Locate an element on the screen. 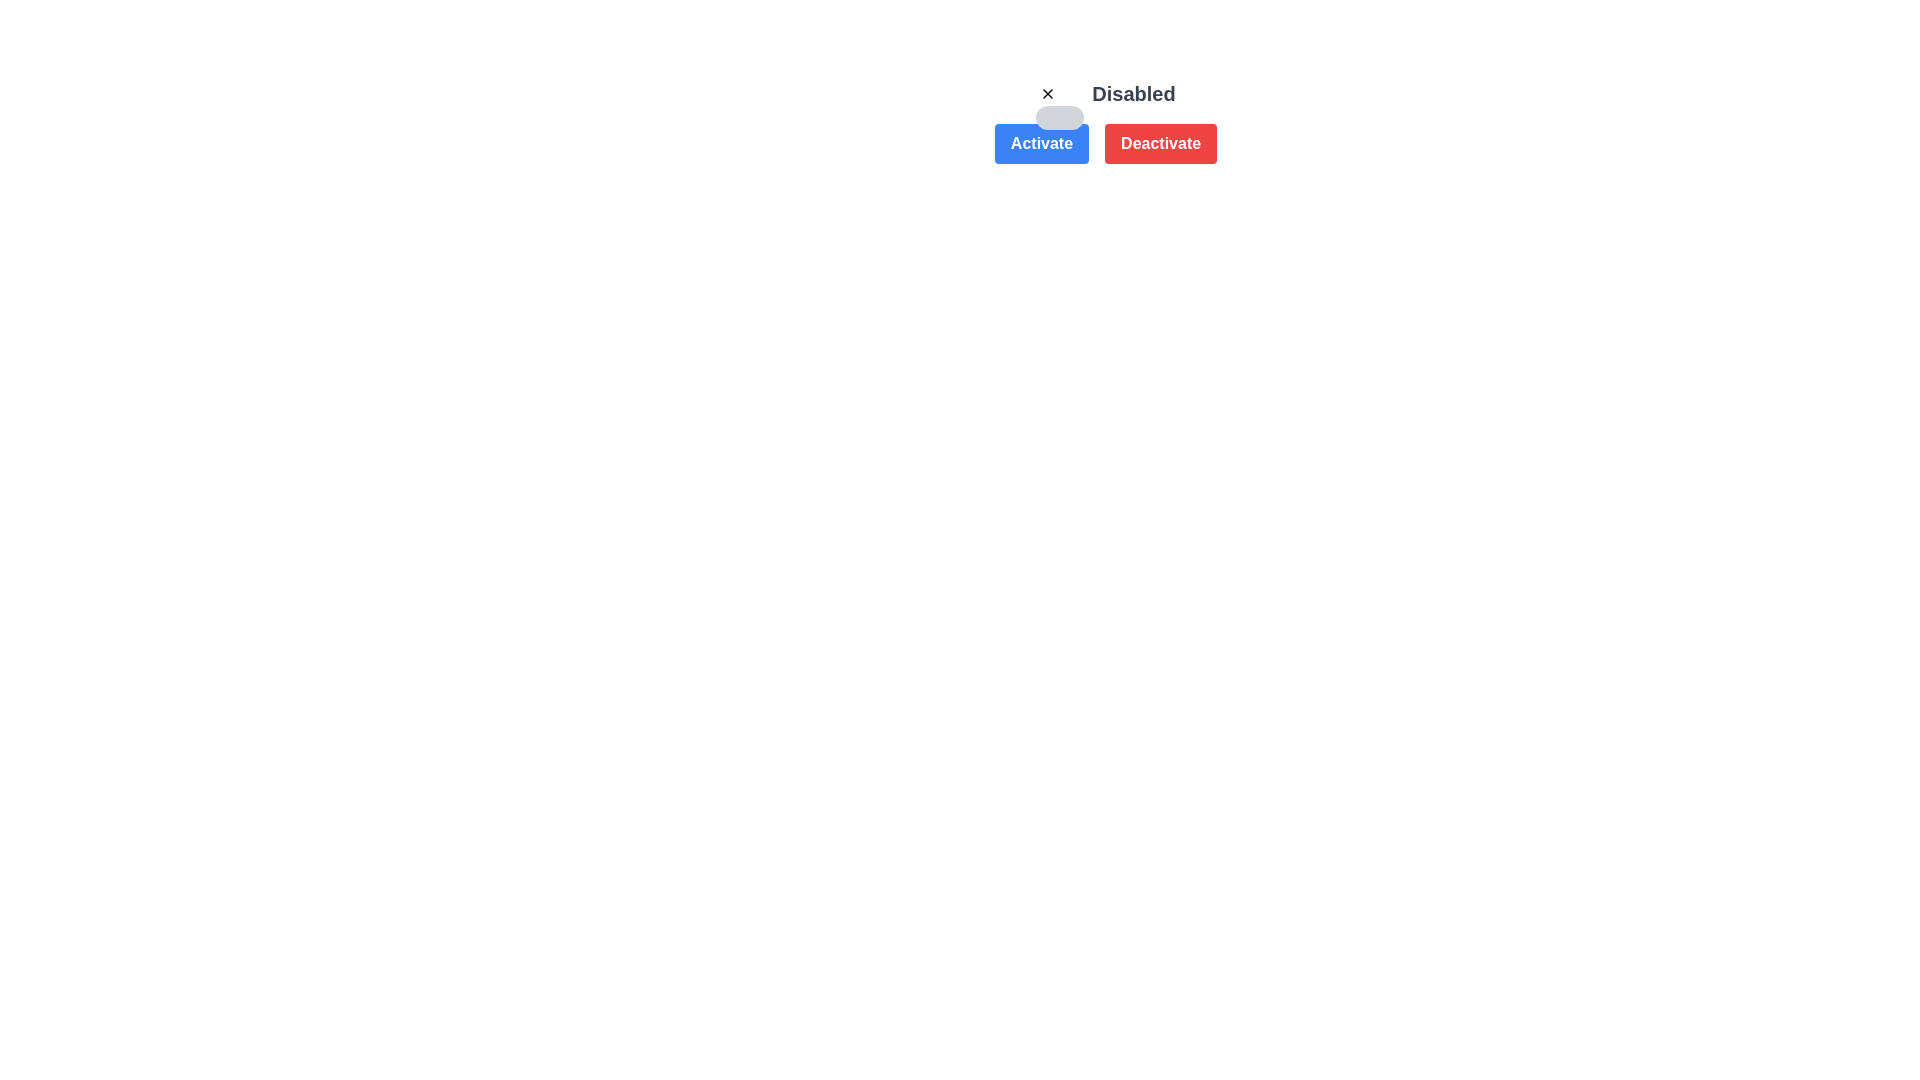 The image size is (1920, 1080). the 'Deactivate' button, which is the second button to the right of the 'Activate' button in the row below the 'Disabled' section is located at coordinates (1104, 122).